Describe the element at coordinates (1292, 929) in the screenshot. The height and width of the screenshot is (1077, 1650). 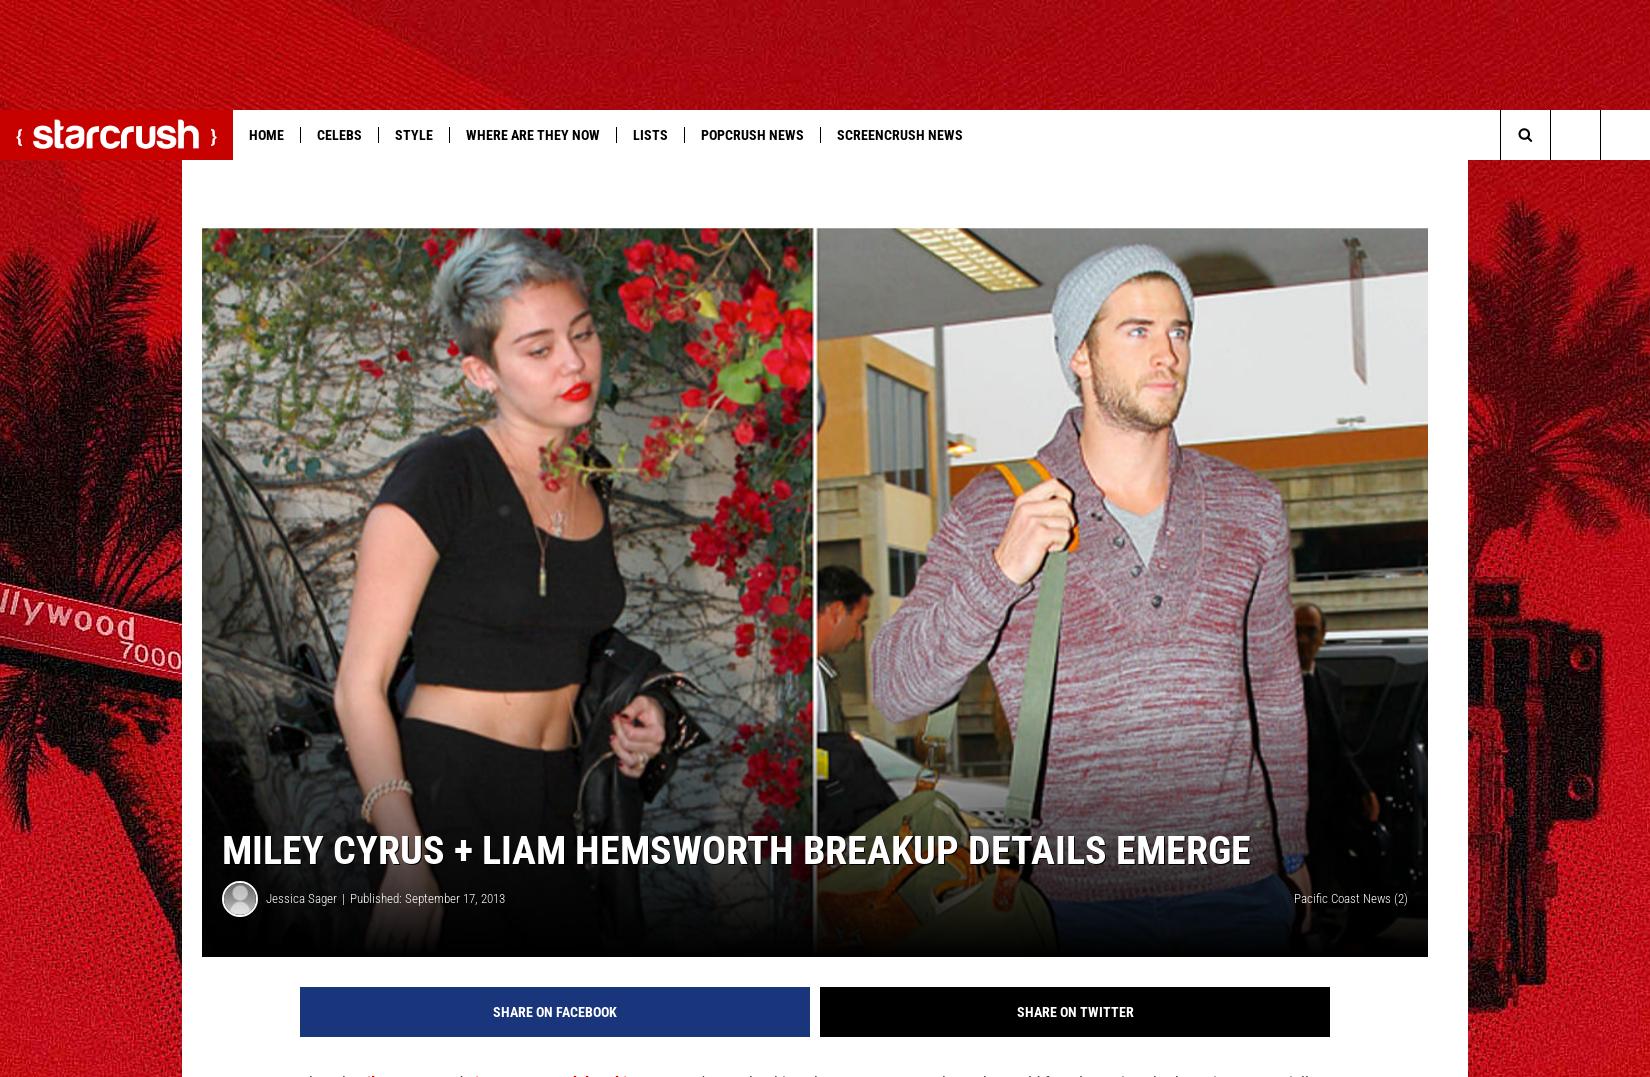
I see `'Pacific Coast News (2)'` at that location.